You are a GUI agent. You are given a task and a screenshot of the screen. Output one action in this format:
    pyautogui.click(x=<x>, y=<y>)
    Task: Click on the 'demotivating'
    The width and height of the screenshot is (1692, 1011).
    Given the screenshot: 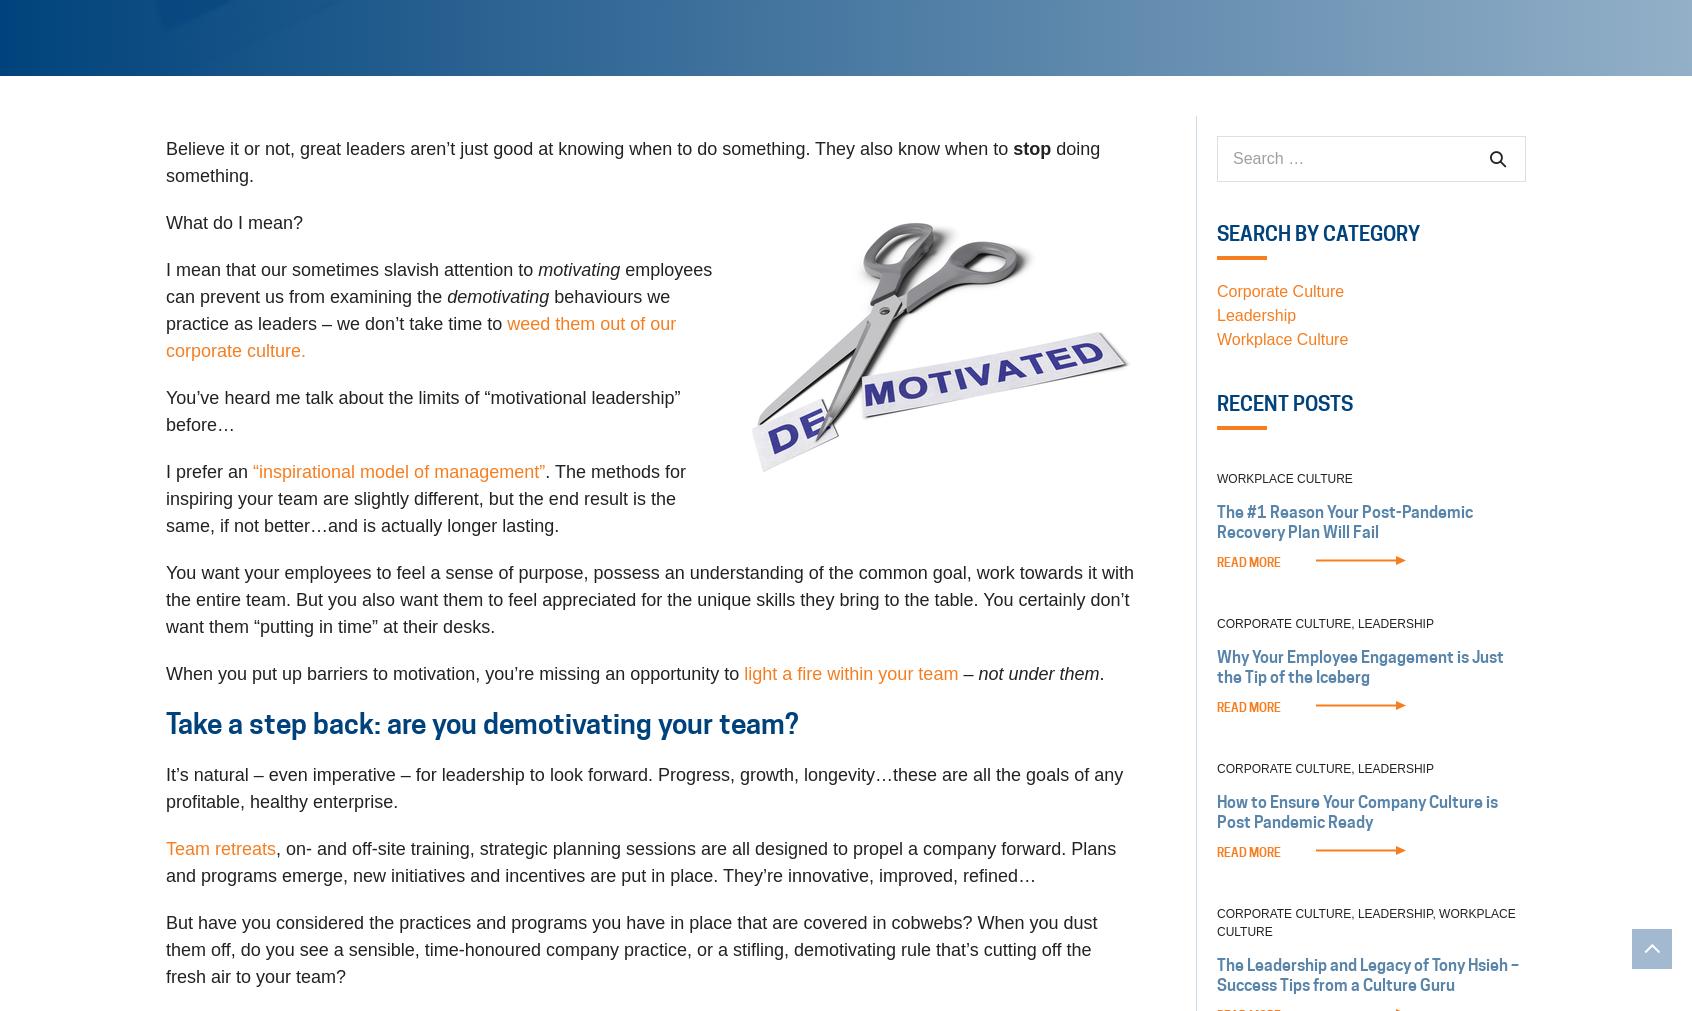 What is the action you would take?
    pyautogui.click(x=497, y=297)
    